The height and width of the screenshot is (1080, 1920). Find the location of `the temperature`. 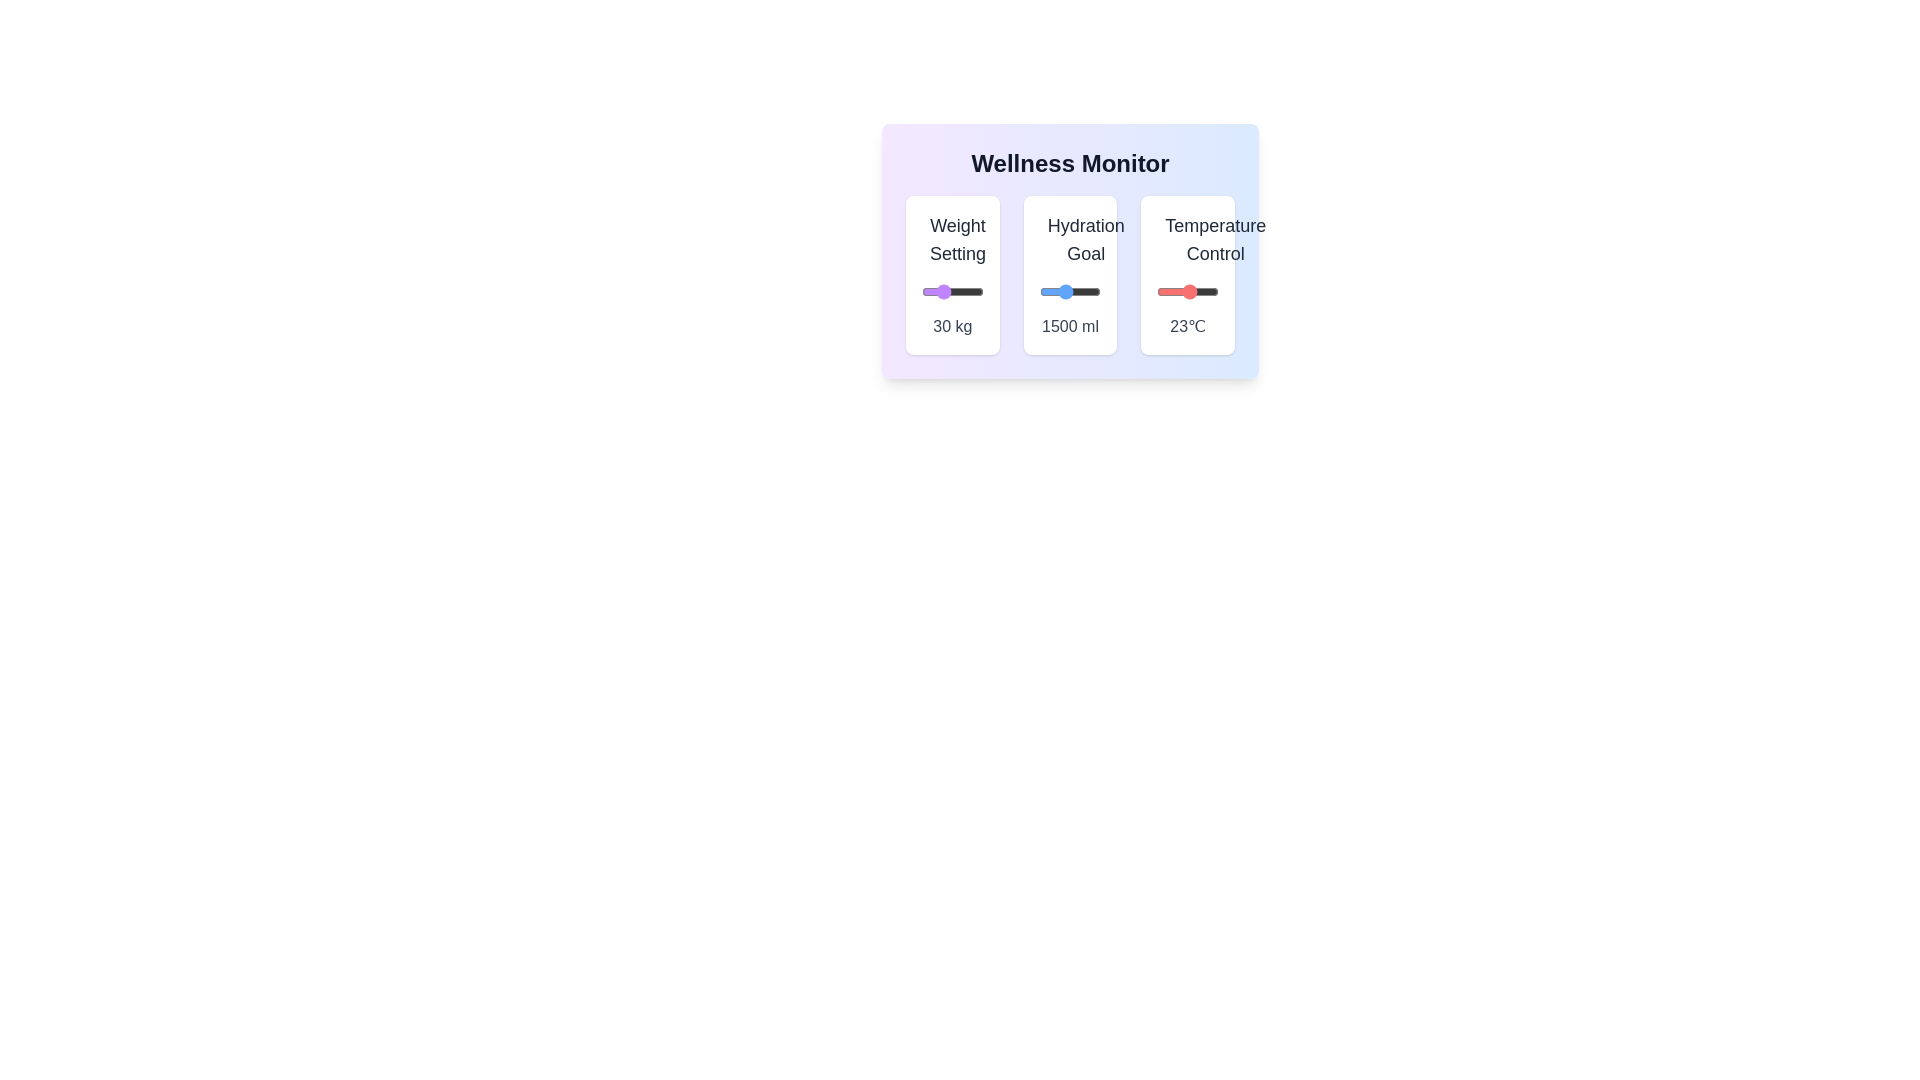

the temperature is located at coordinates (1163, 292).